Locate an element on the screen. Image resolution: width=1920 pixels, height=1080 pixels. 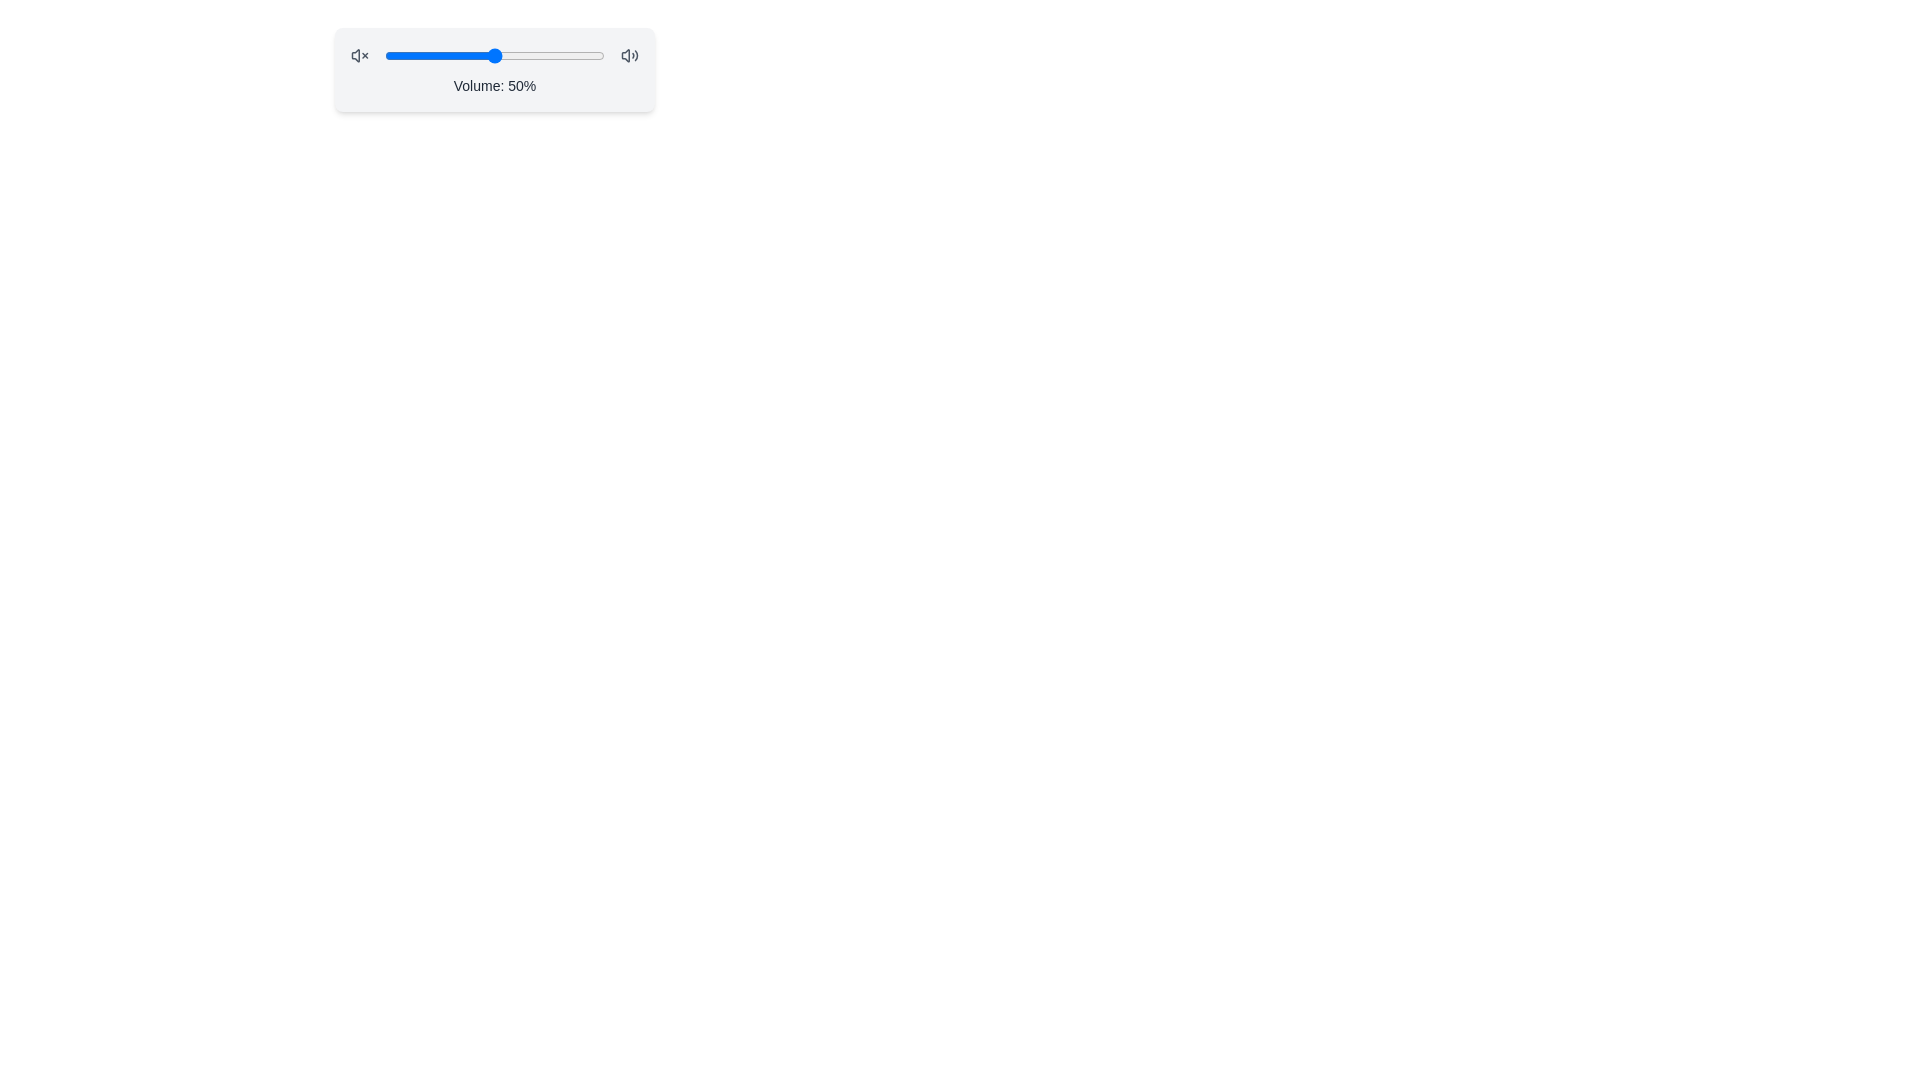
the text 'Volume: 50%' to highlight it is located at coordinates (494, 84).